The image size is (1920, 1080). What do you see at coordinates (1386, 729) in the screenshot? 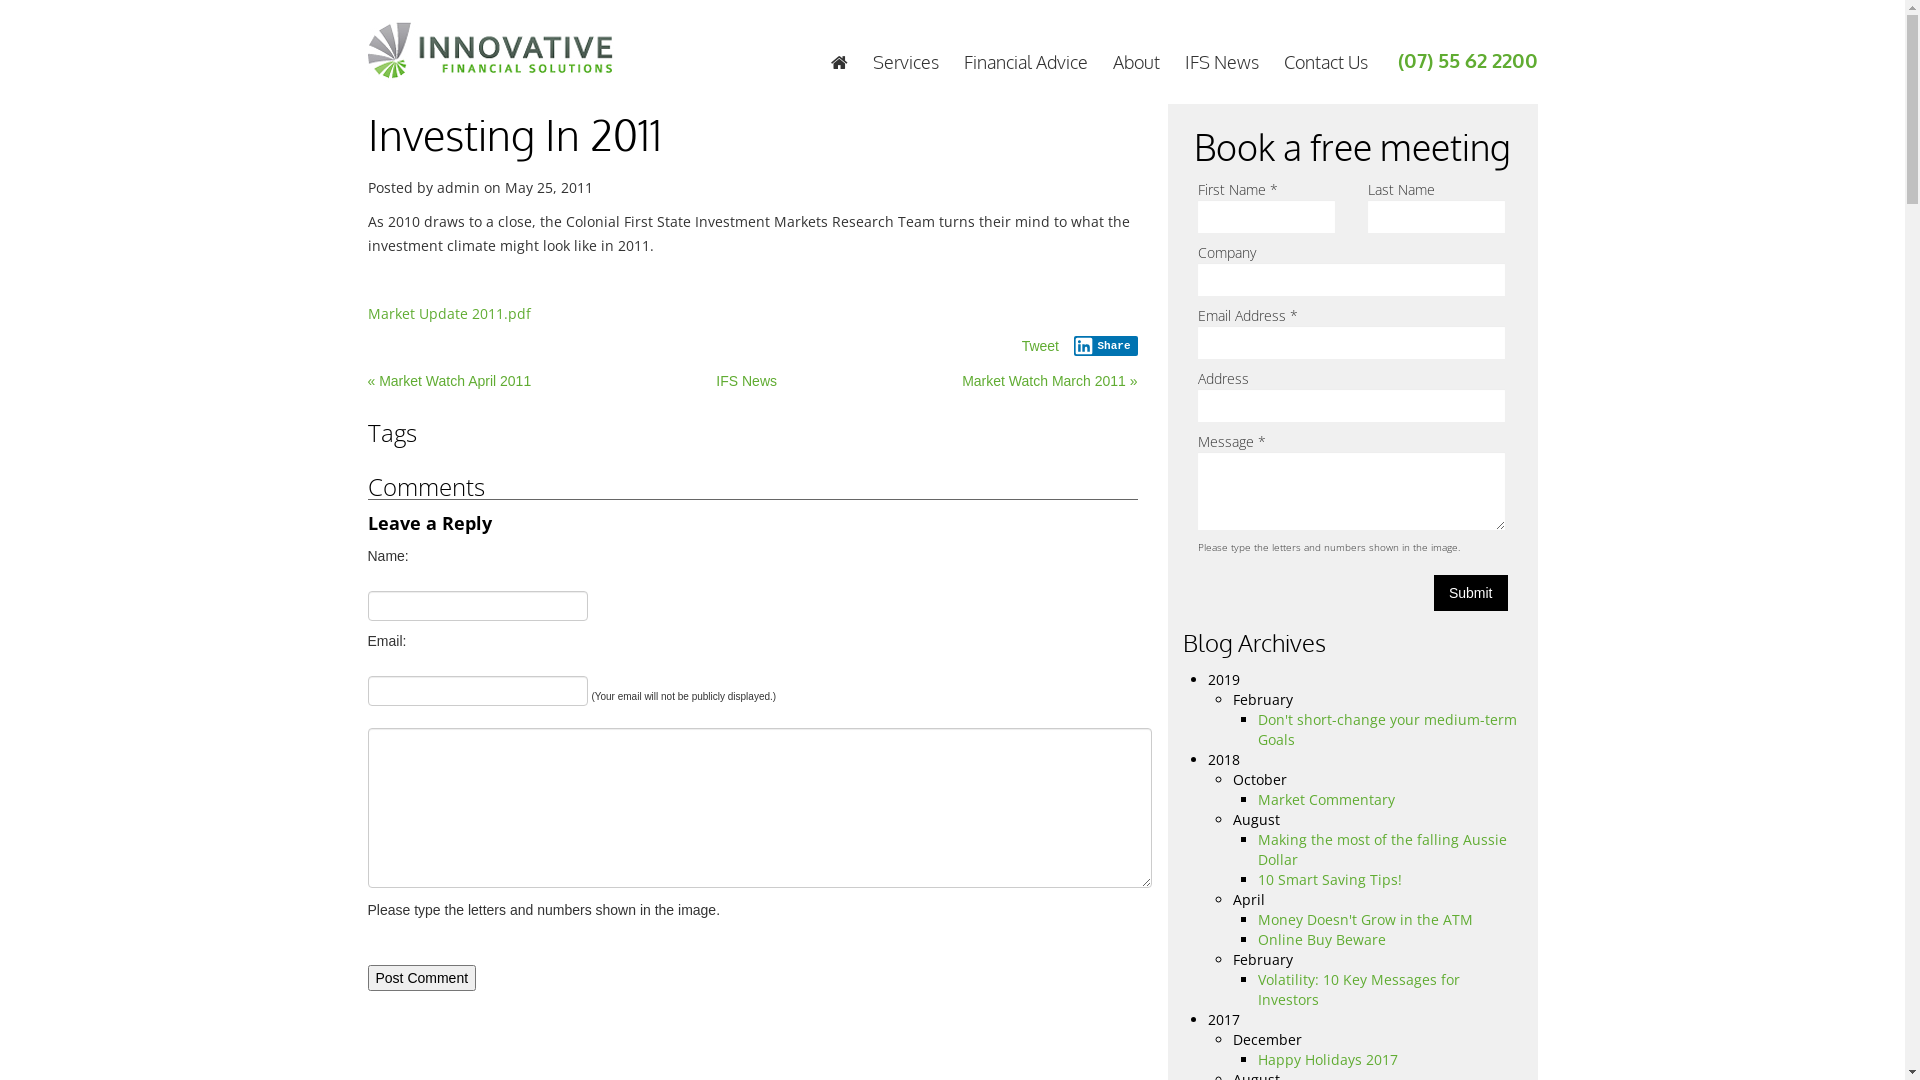
I see `'Don't short-change your medium-term Goals'` at bounding box center [1386, 729].